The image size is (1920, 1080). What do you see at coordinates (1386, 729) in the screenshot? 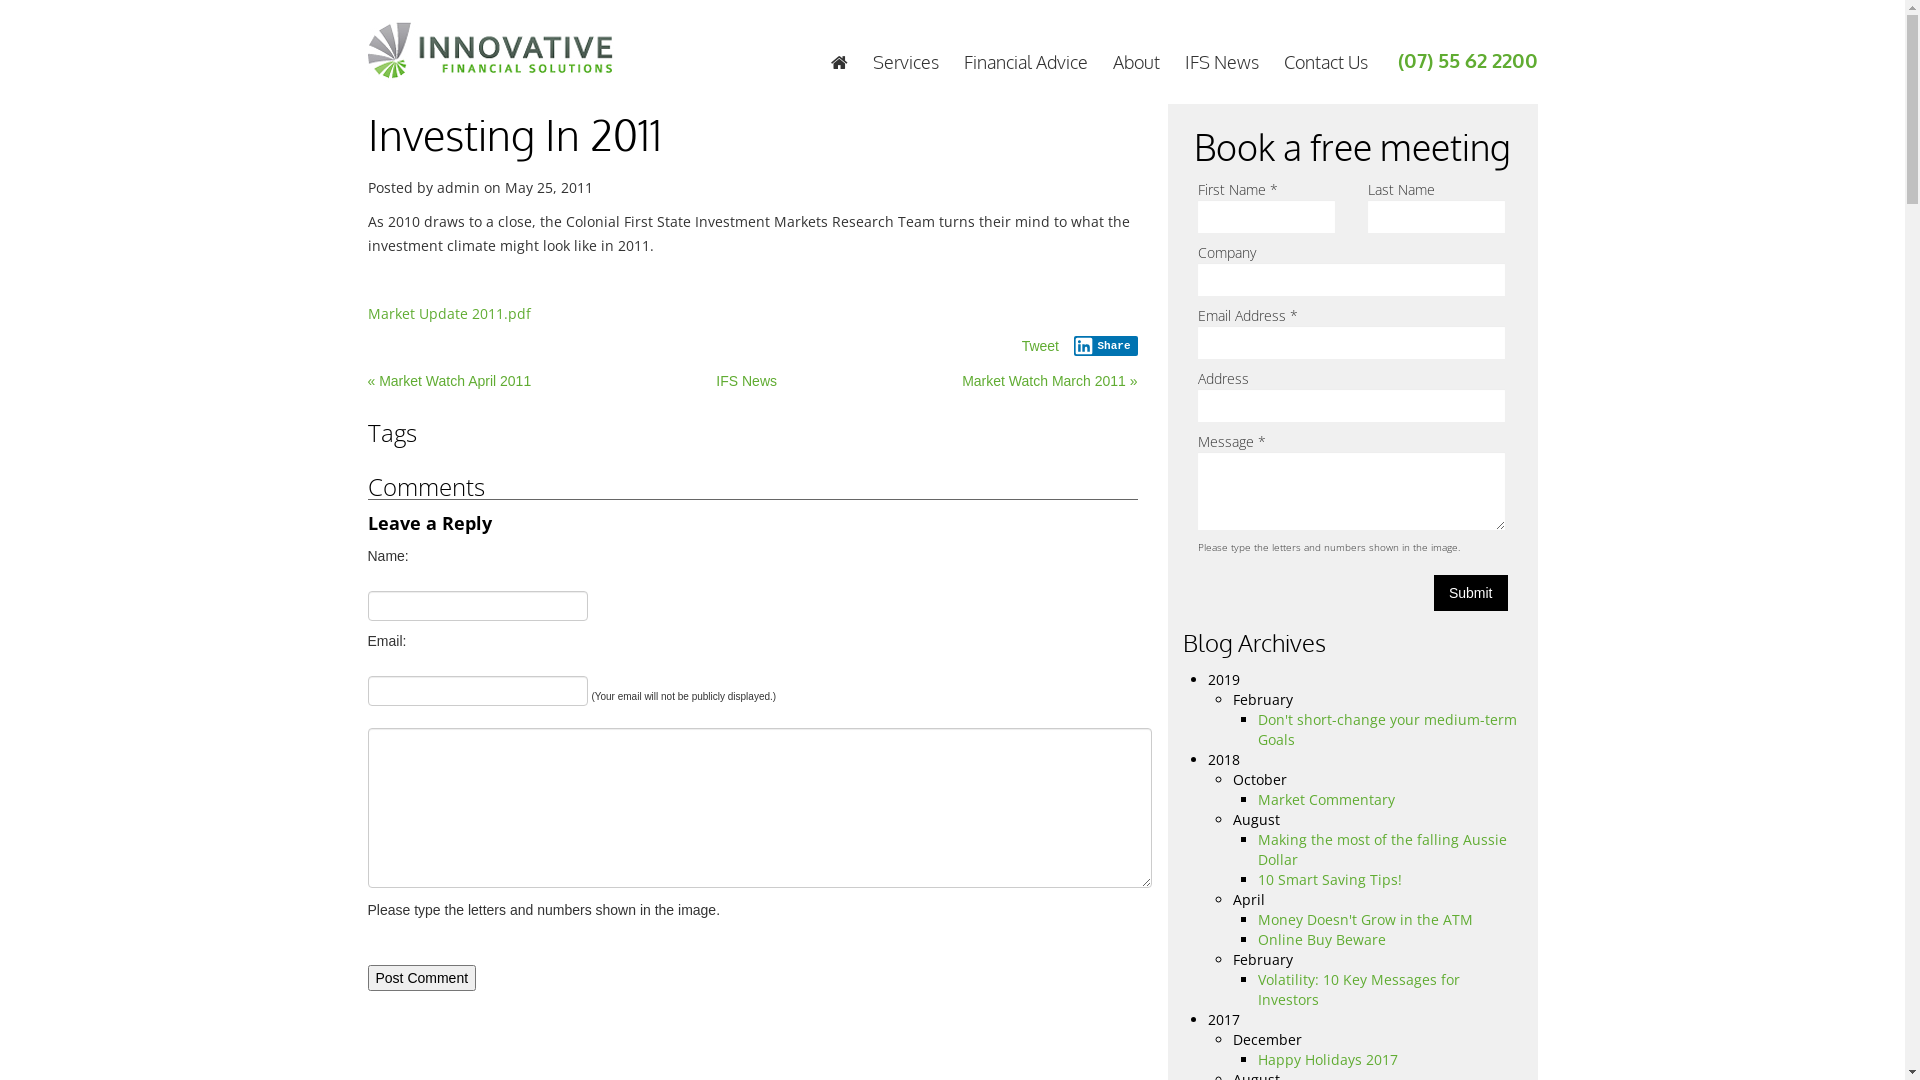
I see `'Don't short-change your medium-term Goals'` at bounding box center [1386, 729].